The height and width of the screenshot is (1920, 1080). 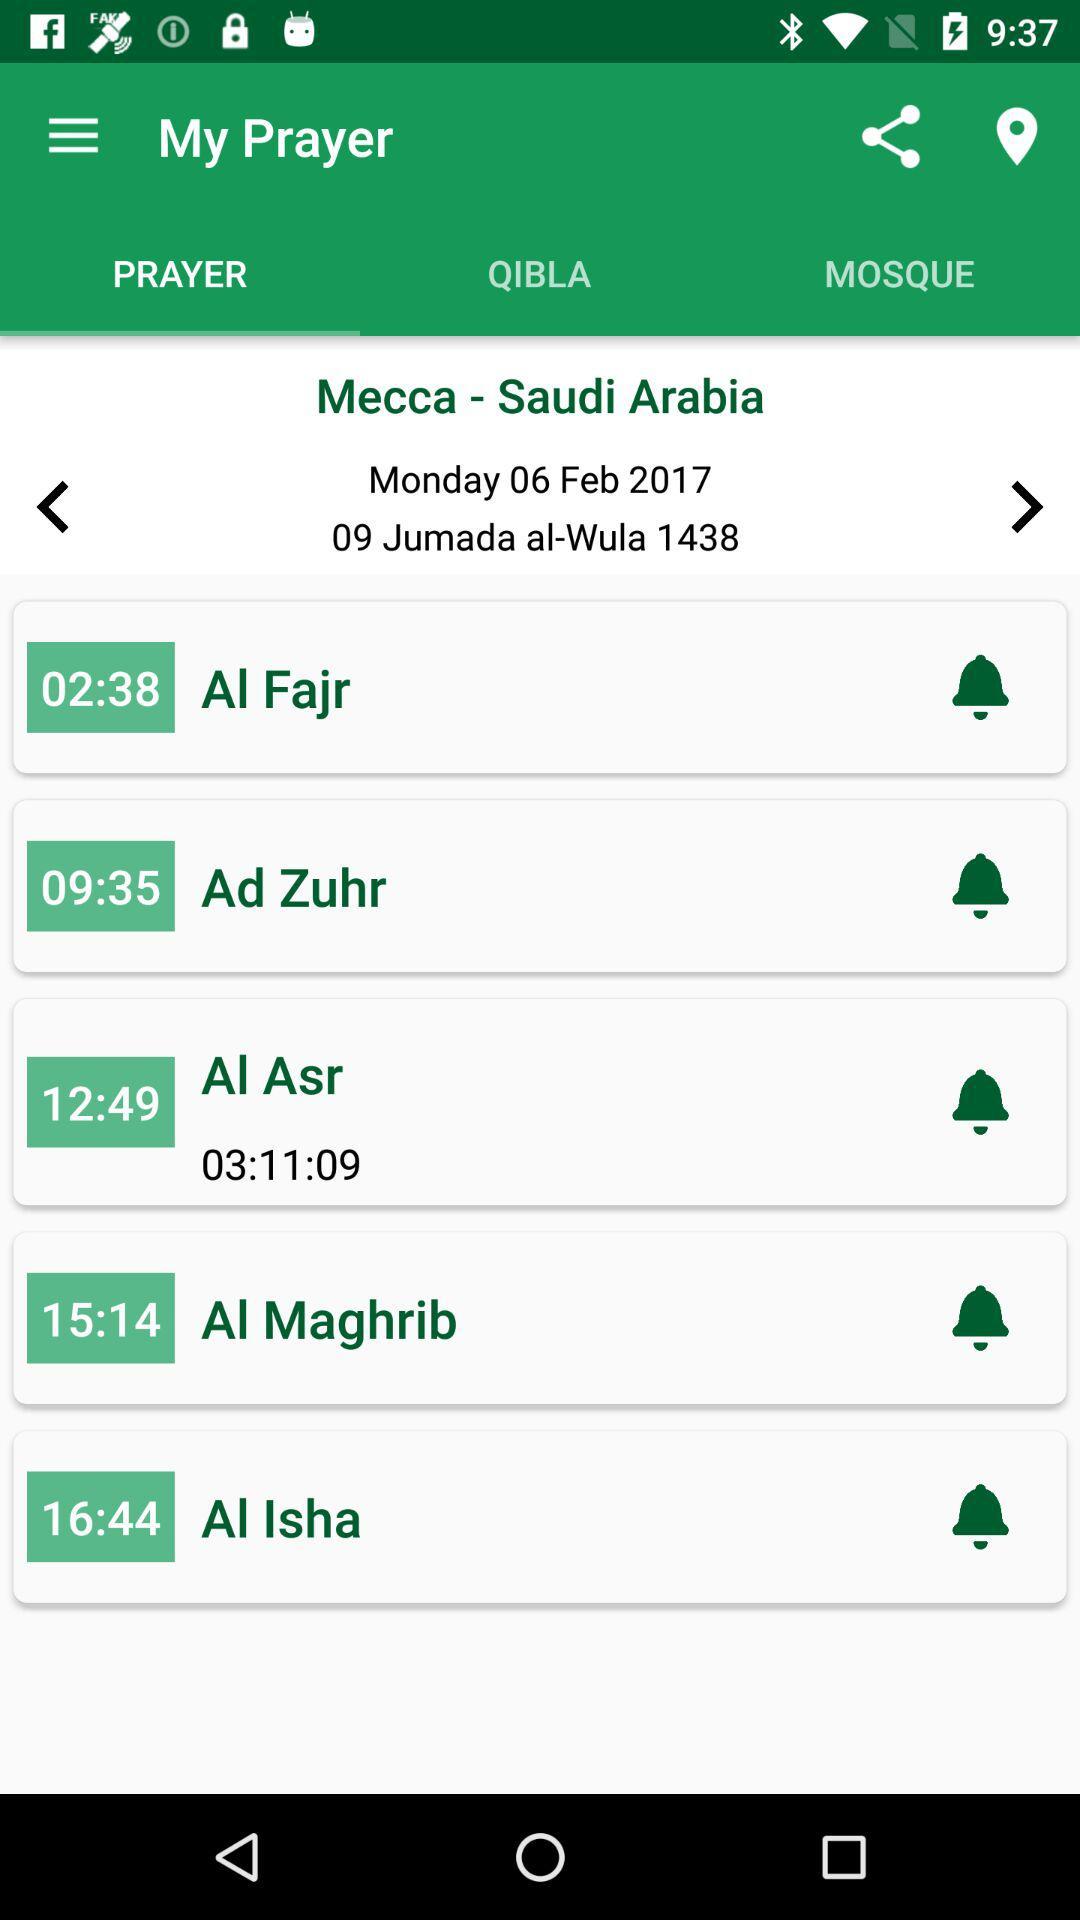 What do you see at coordinates (1027, 507) in the screenshot?
I see `the arrow_forward icon` at bounding box center [1027, 507].